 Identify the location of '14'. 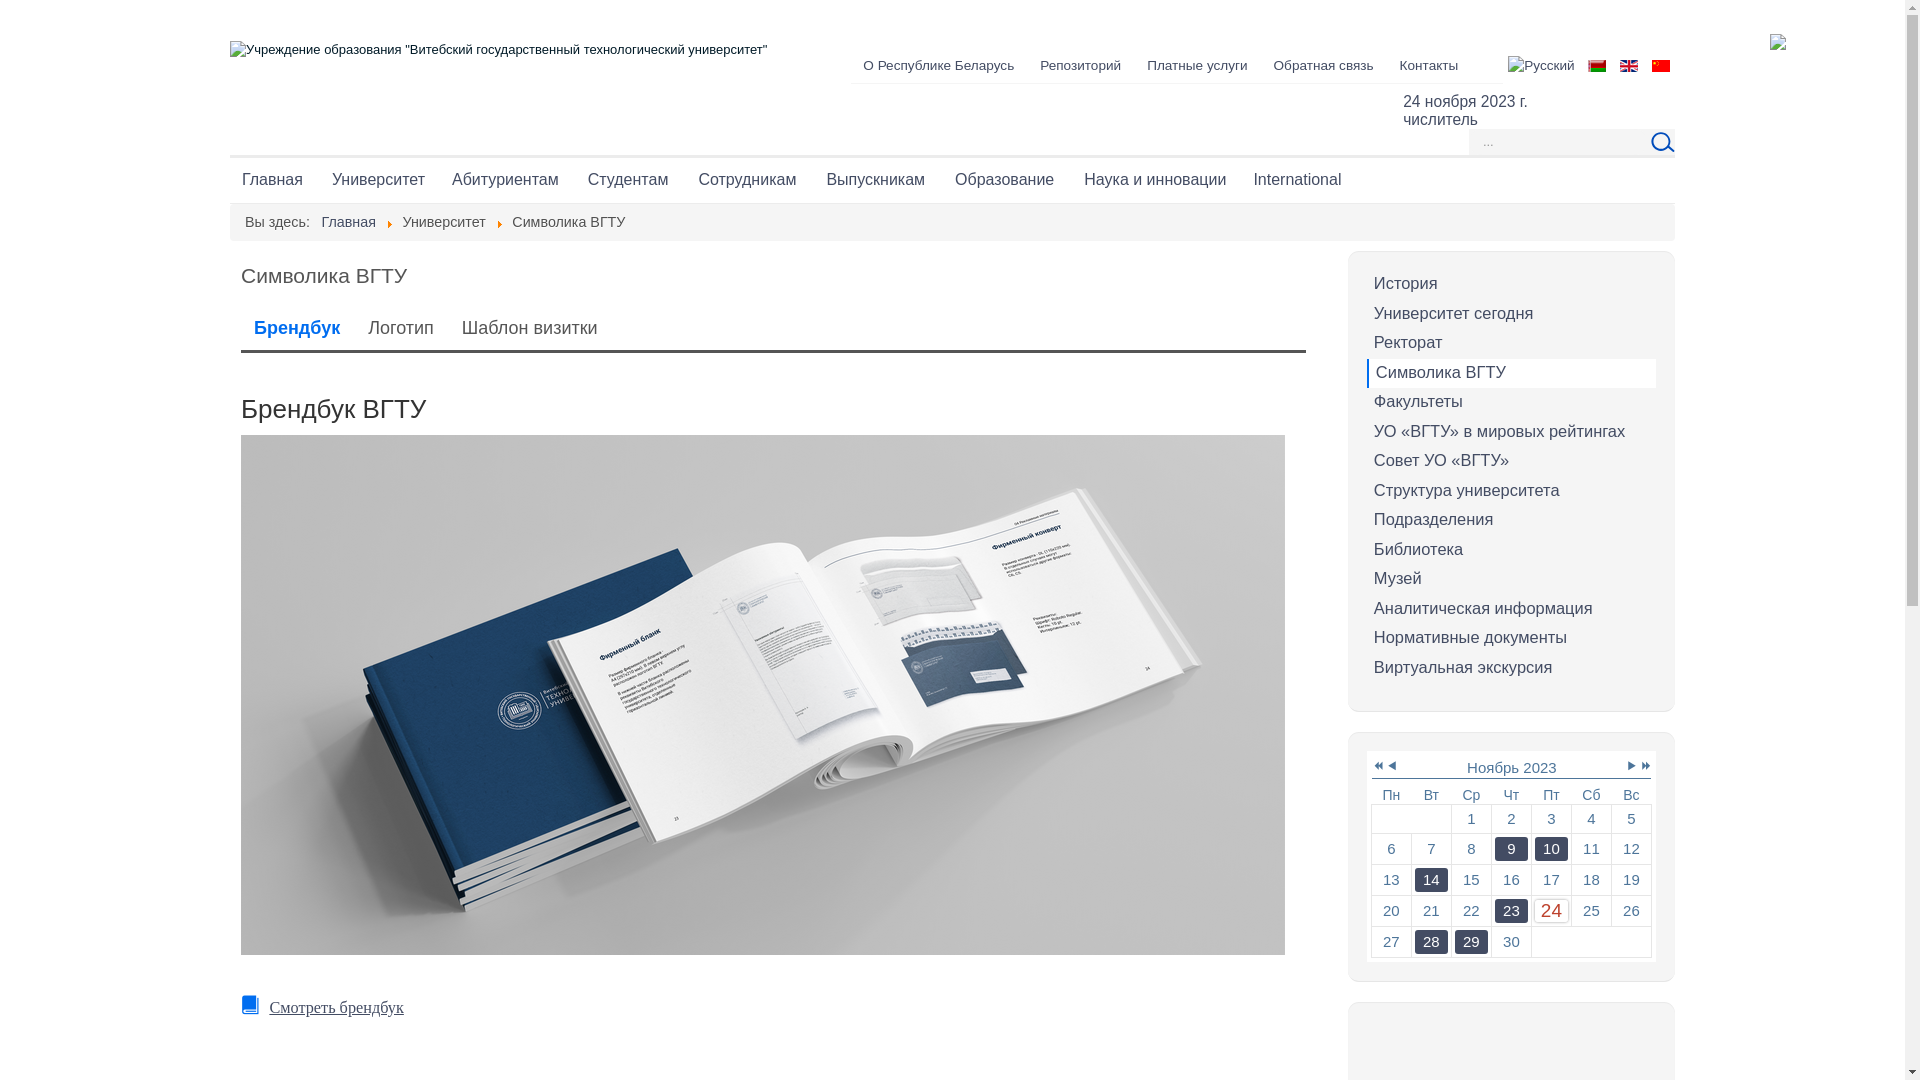
(1430, 878).